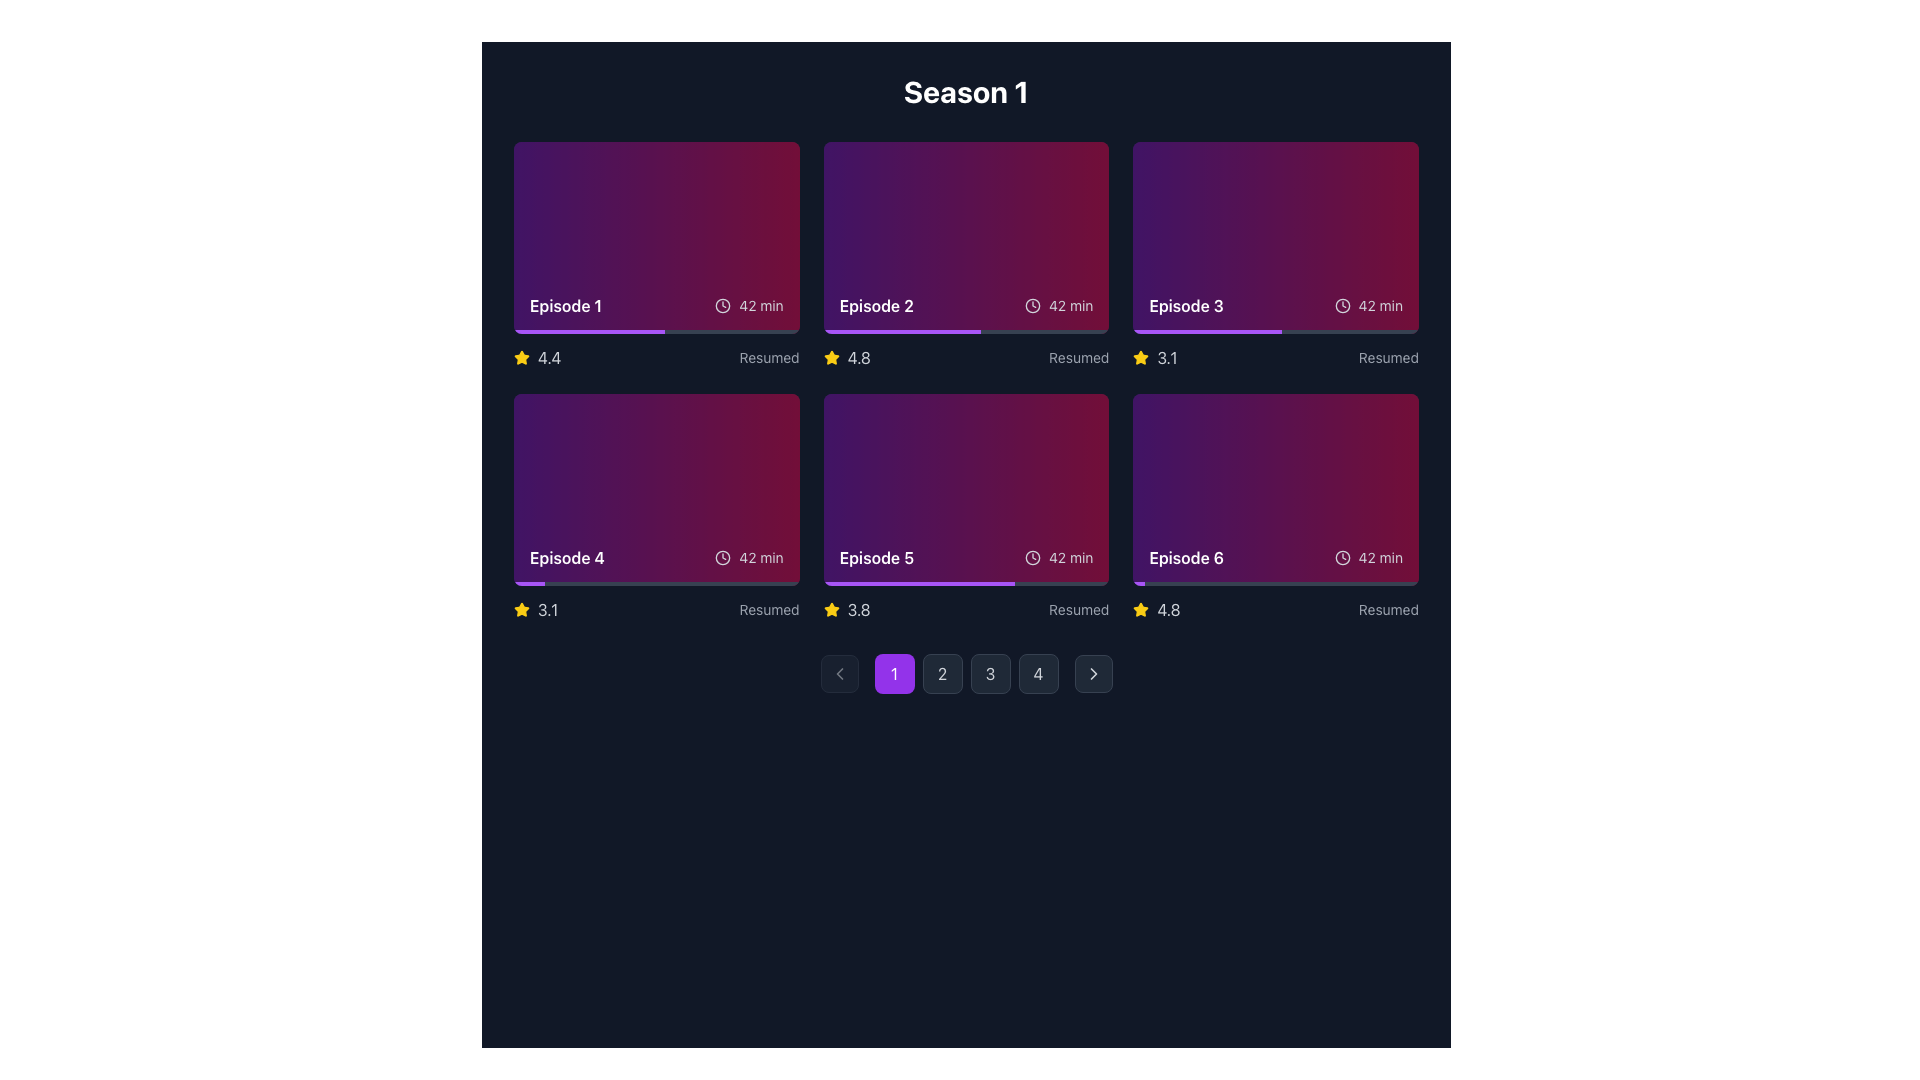 This screenshot has height=1080, width=1920. Describe the element at coordinates (548, 608) in the screenshot. I see `the text label displaying '3.1' which is styled in gray and positioned next to a yellow star icon in the rating display for 'Episode 4'` at that location.